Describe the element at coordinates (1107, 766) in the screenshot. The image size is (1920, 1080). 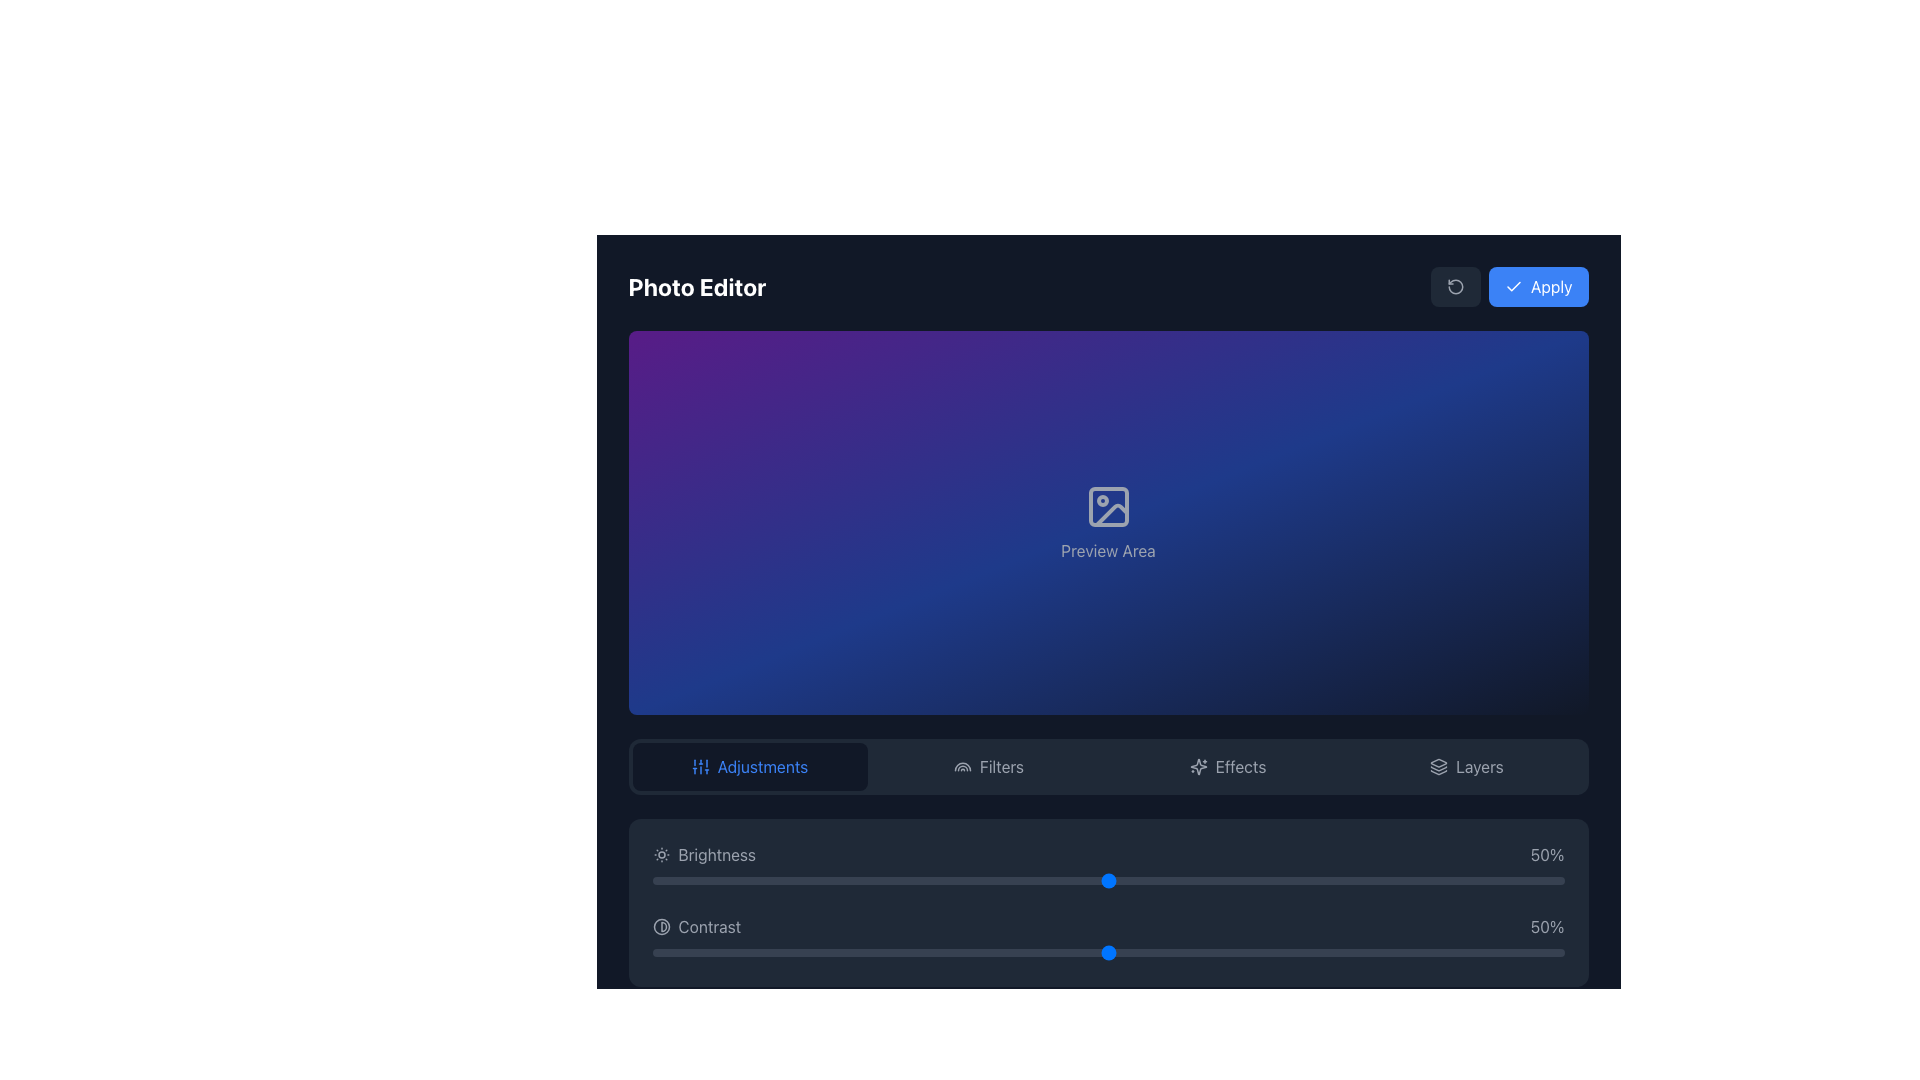
I see `the 'Filters' button in the dark-themed horizontal navigation panel located below the preview area` at that location.